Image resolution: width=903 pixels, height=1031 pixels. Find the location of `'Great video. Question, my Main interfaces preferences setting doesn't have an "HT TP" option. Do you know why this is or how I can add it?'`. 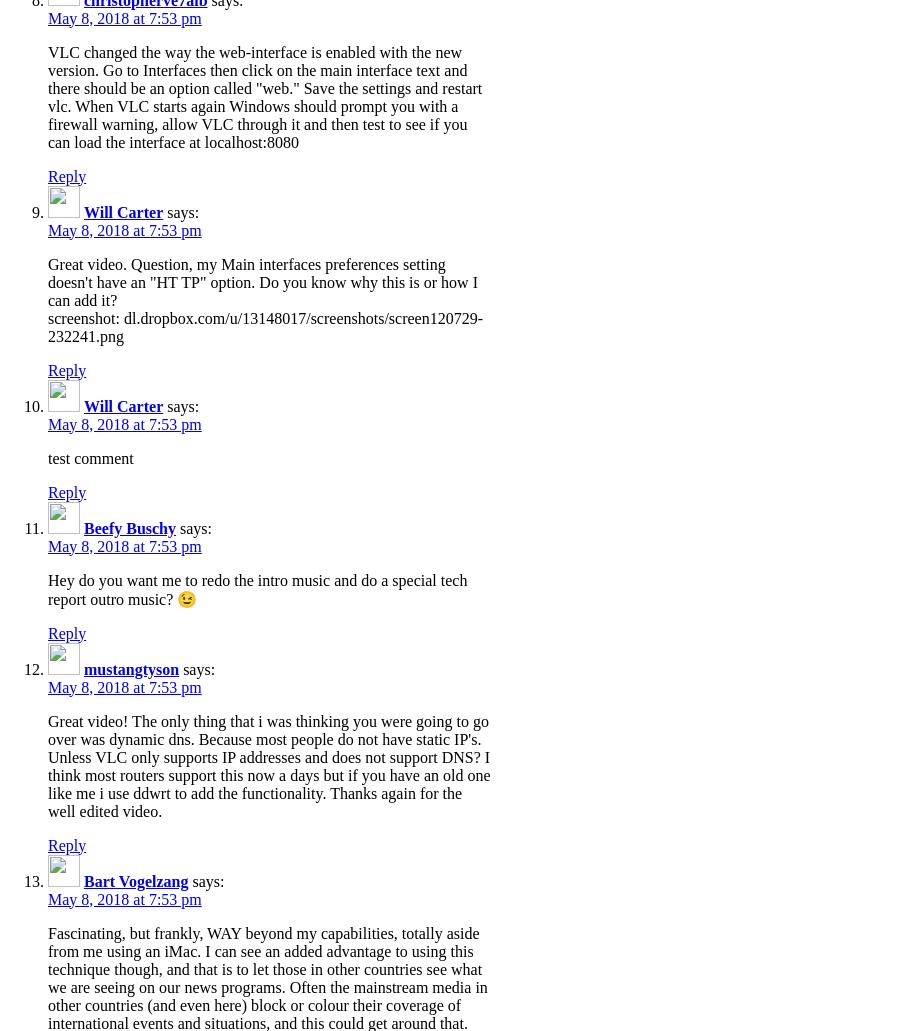

'Great video. Question, my Main interfaces preferences setting doesn't have an "HT TP" option. Do you know why this is or how I can add it?' is located at coordinates (262, 281).